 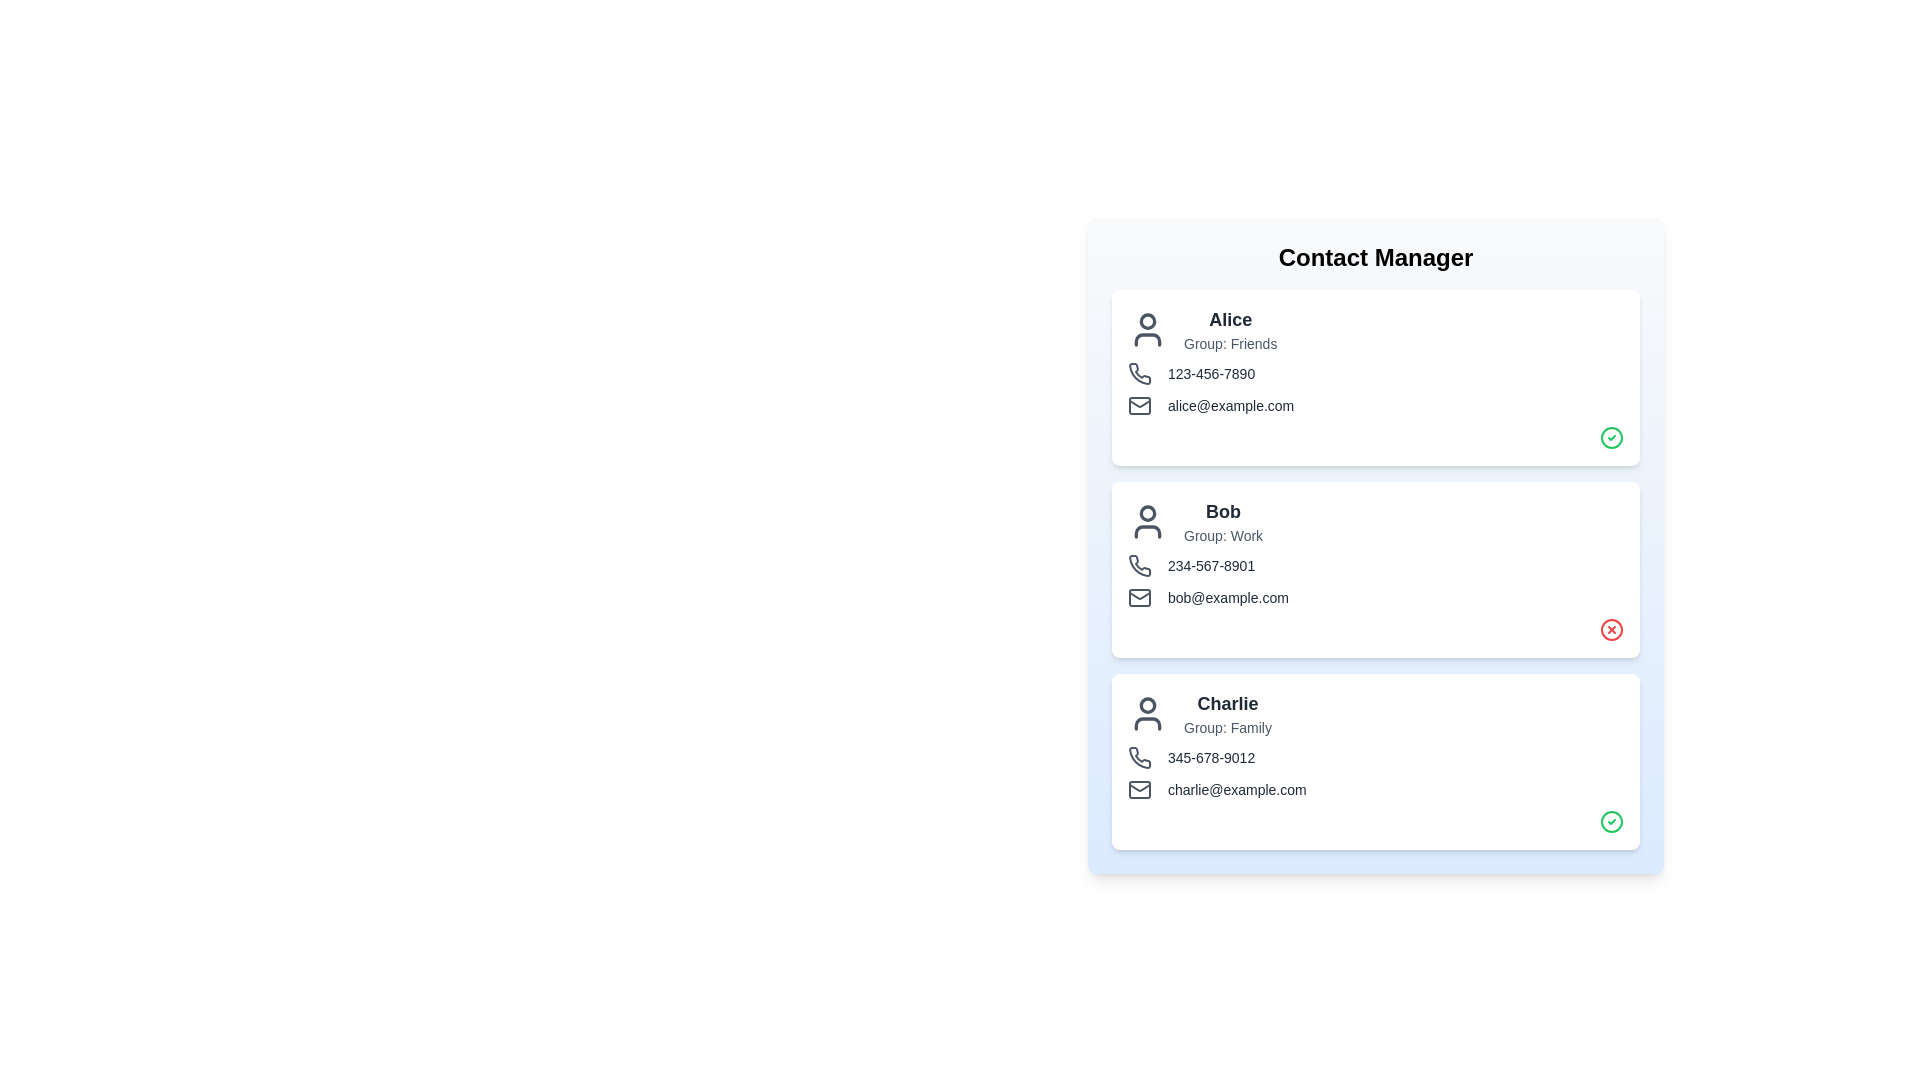 What do you see at coordinates (1612, 437) in the screenshot?
I see `the verification icon for Alice` at bounding box center [1612, 437].